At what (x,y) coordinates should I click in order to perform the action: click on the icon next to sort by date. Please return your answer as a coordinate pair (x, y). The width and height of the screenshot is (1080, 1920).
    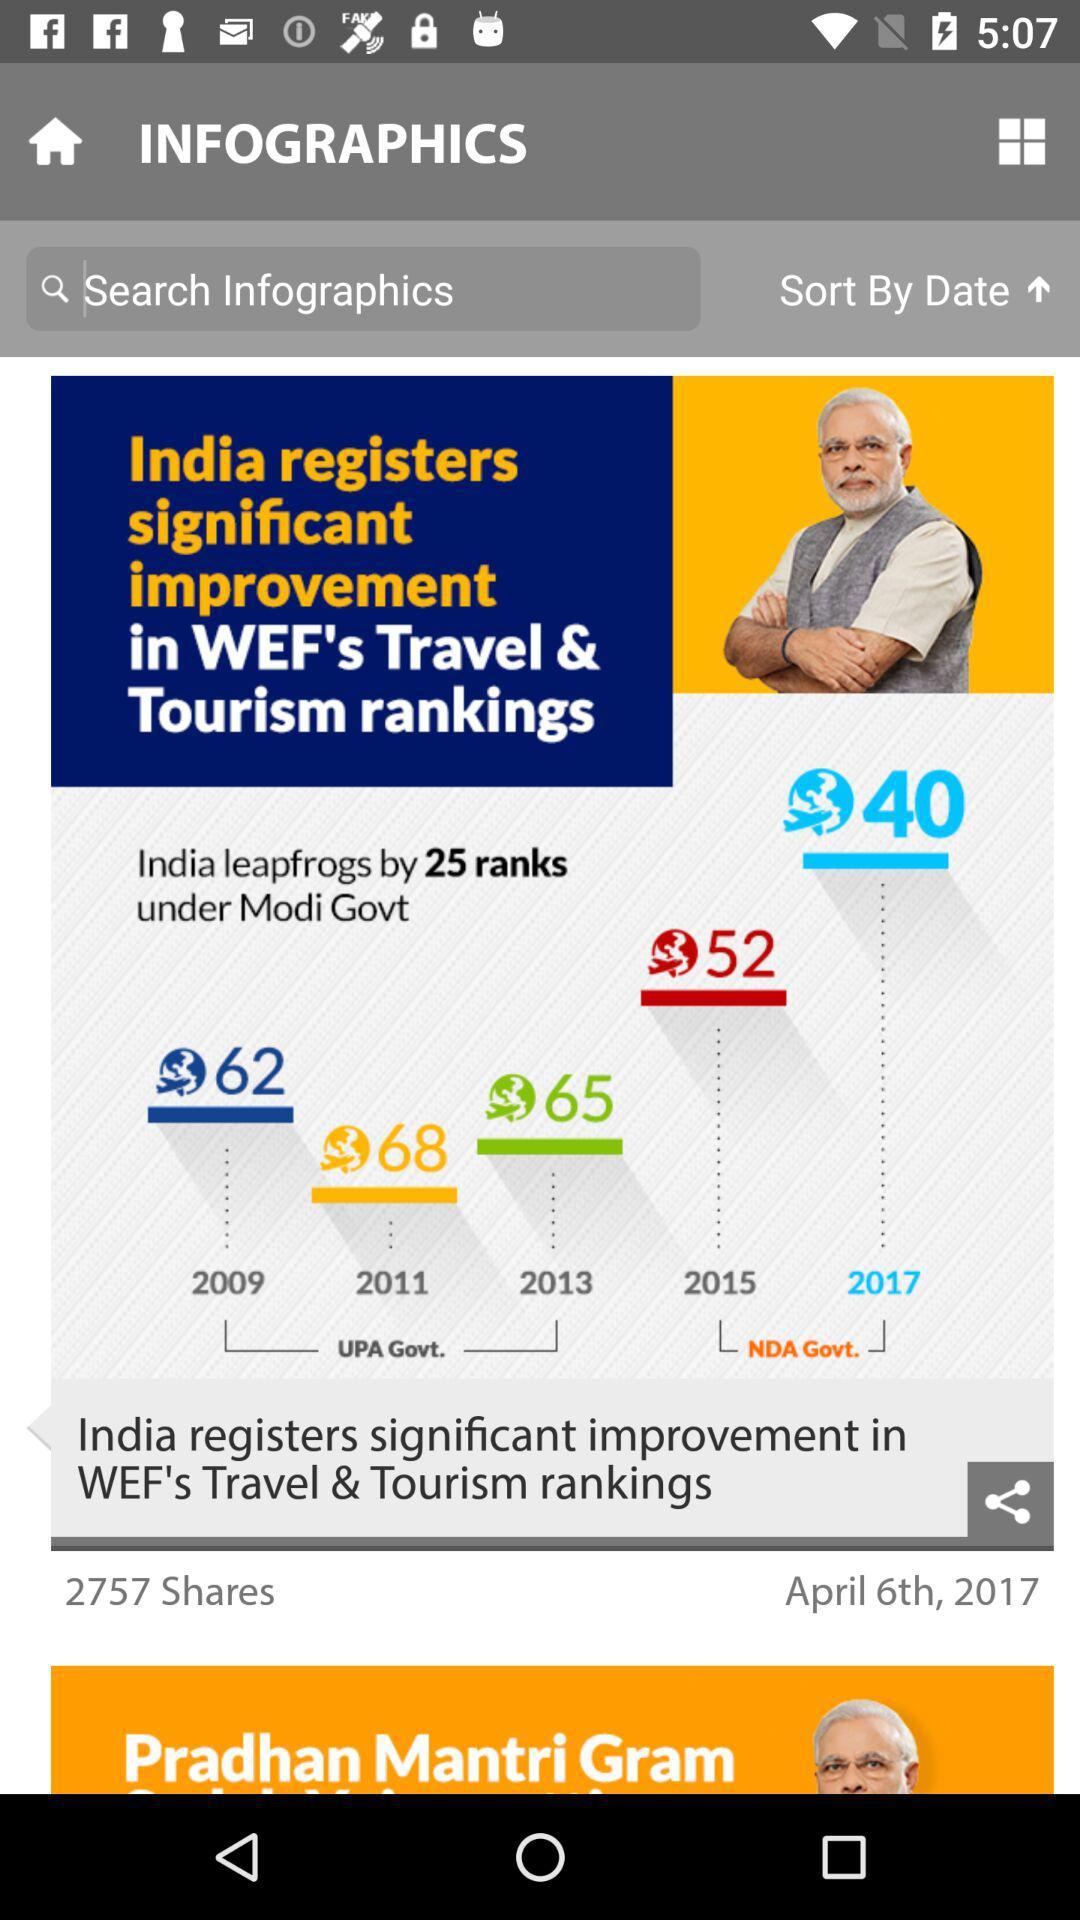
    Looking at the image, I should click on (363, 287).